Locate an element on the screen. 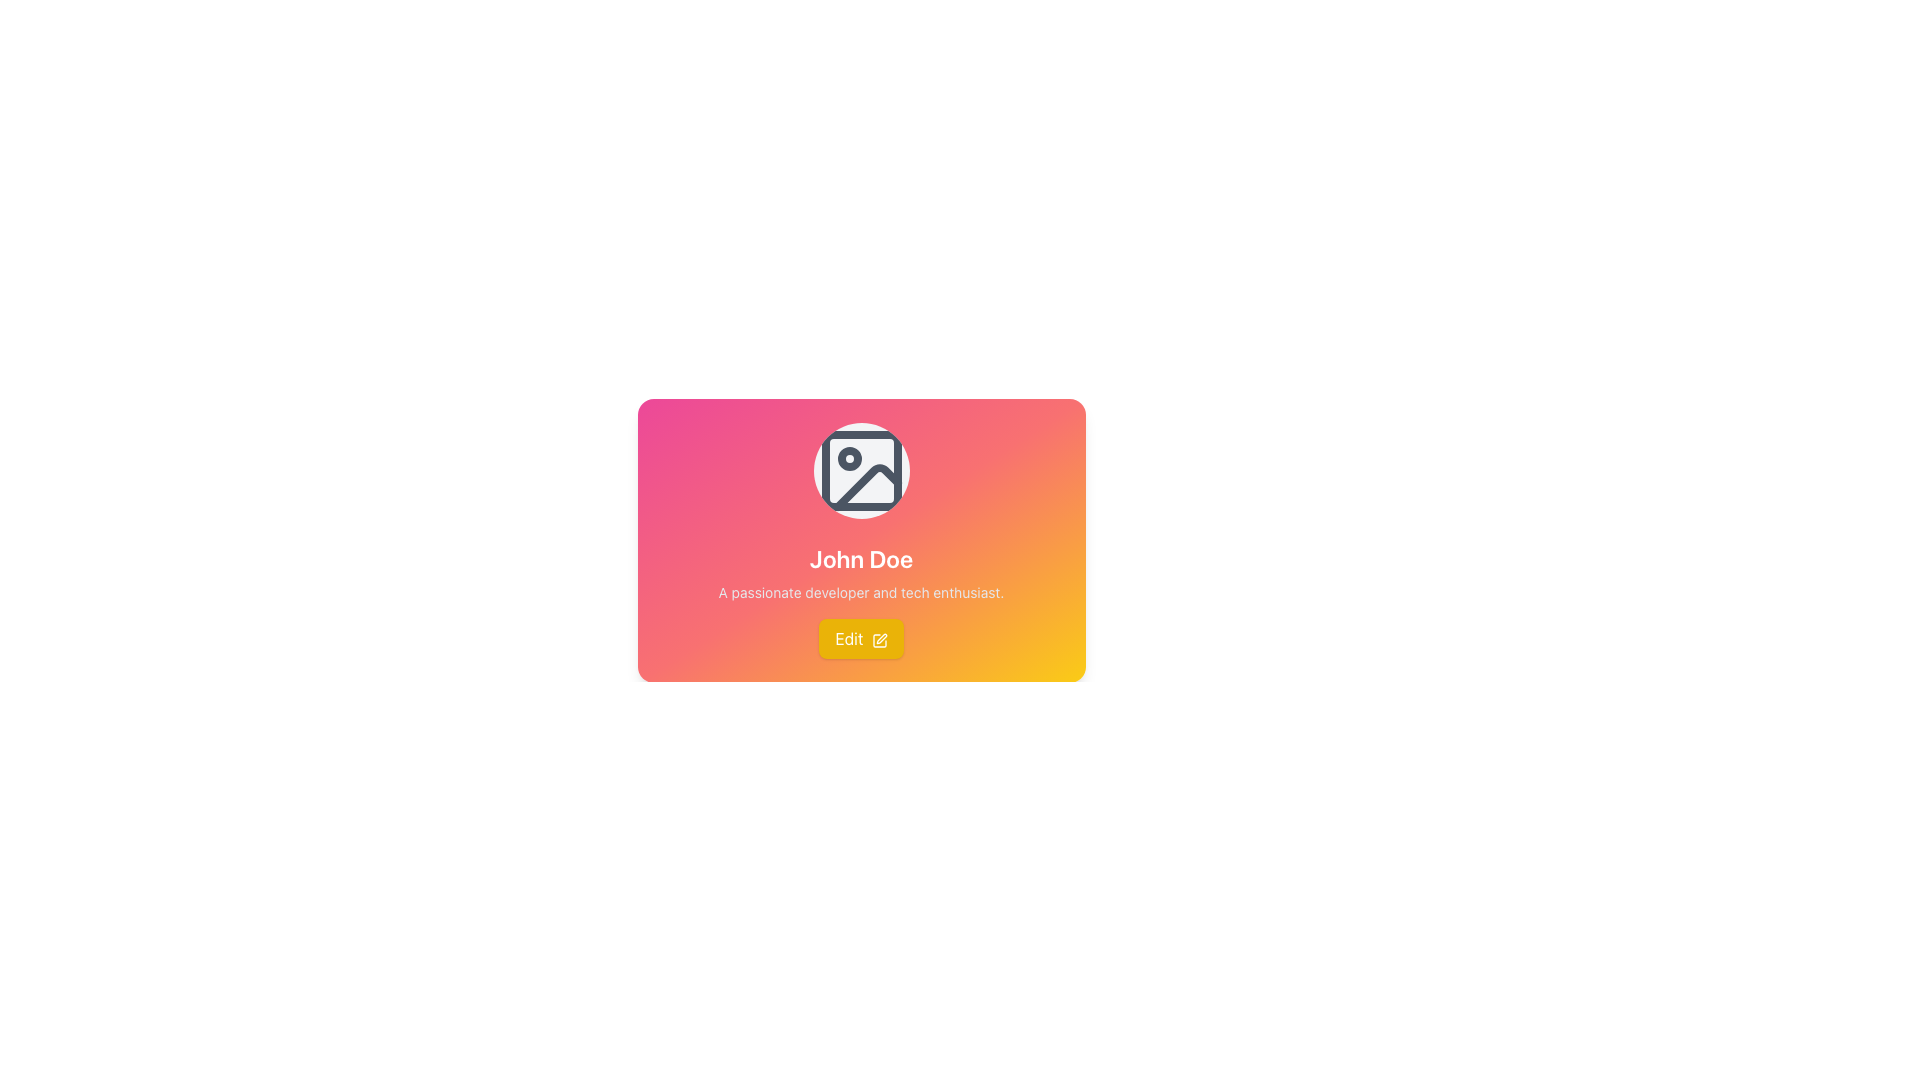  the Text Block that contains 'John Doe' and its subtext 'A passionate developer and tech enthusiast.' is located at coordinates (861, 573).